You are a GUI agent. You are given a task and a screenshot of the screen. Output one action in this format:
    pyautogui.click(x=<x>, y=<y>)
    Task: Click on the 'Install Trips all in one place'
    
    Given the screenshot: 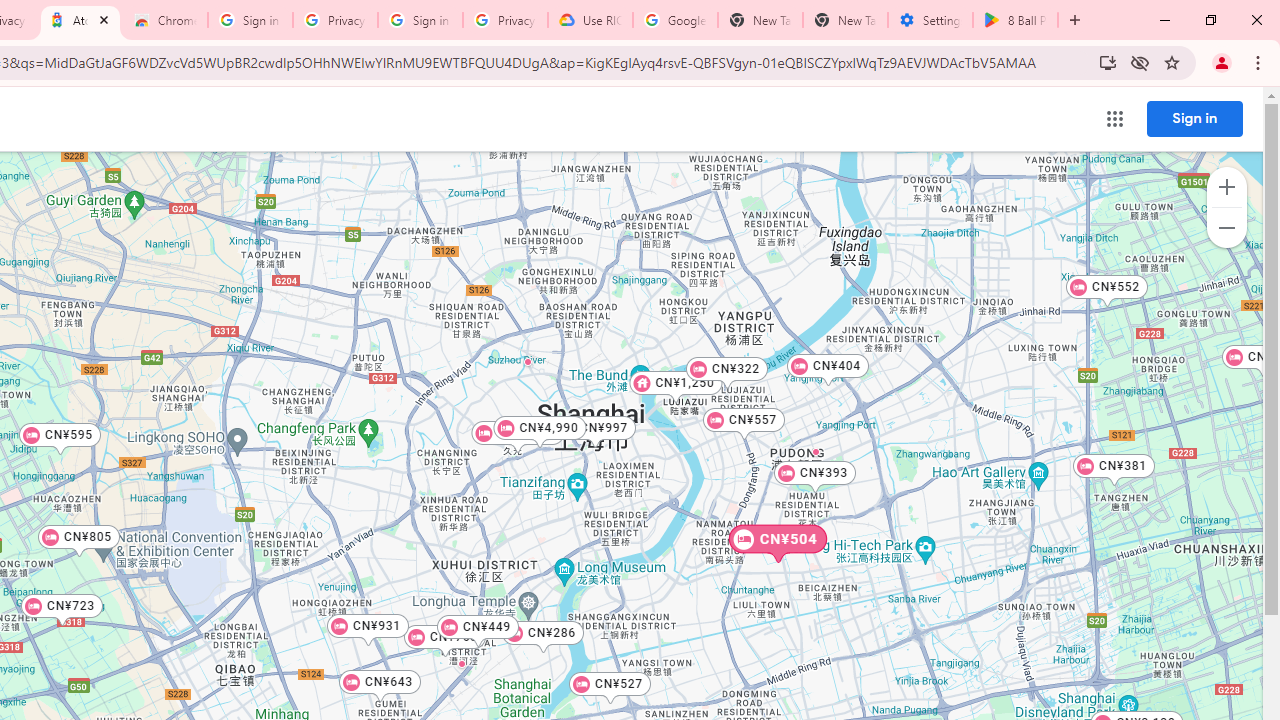 What is the action you would take?
    pyautogui.click(x=1106, y=61)
    